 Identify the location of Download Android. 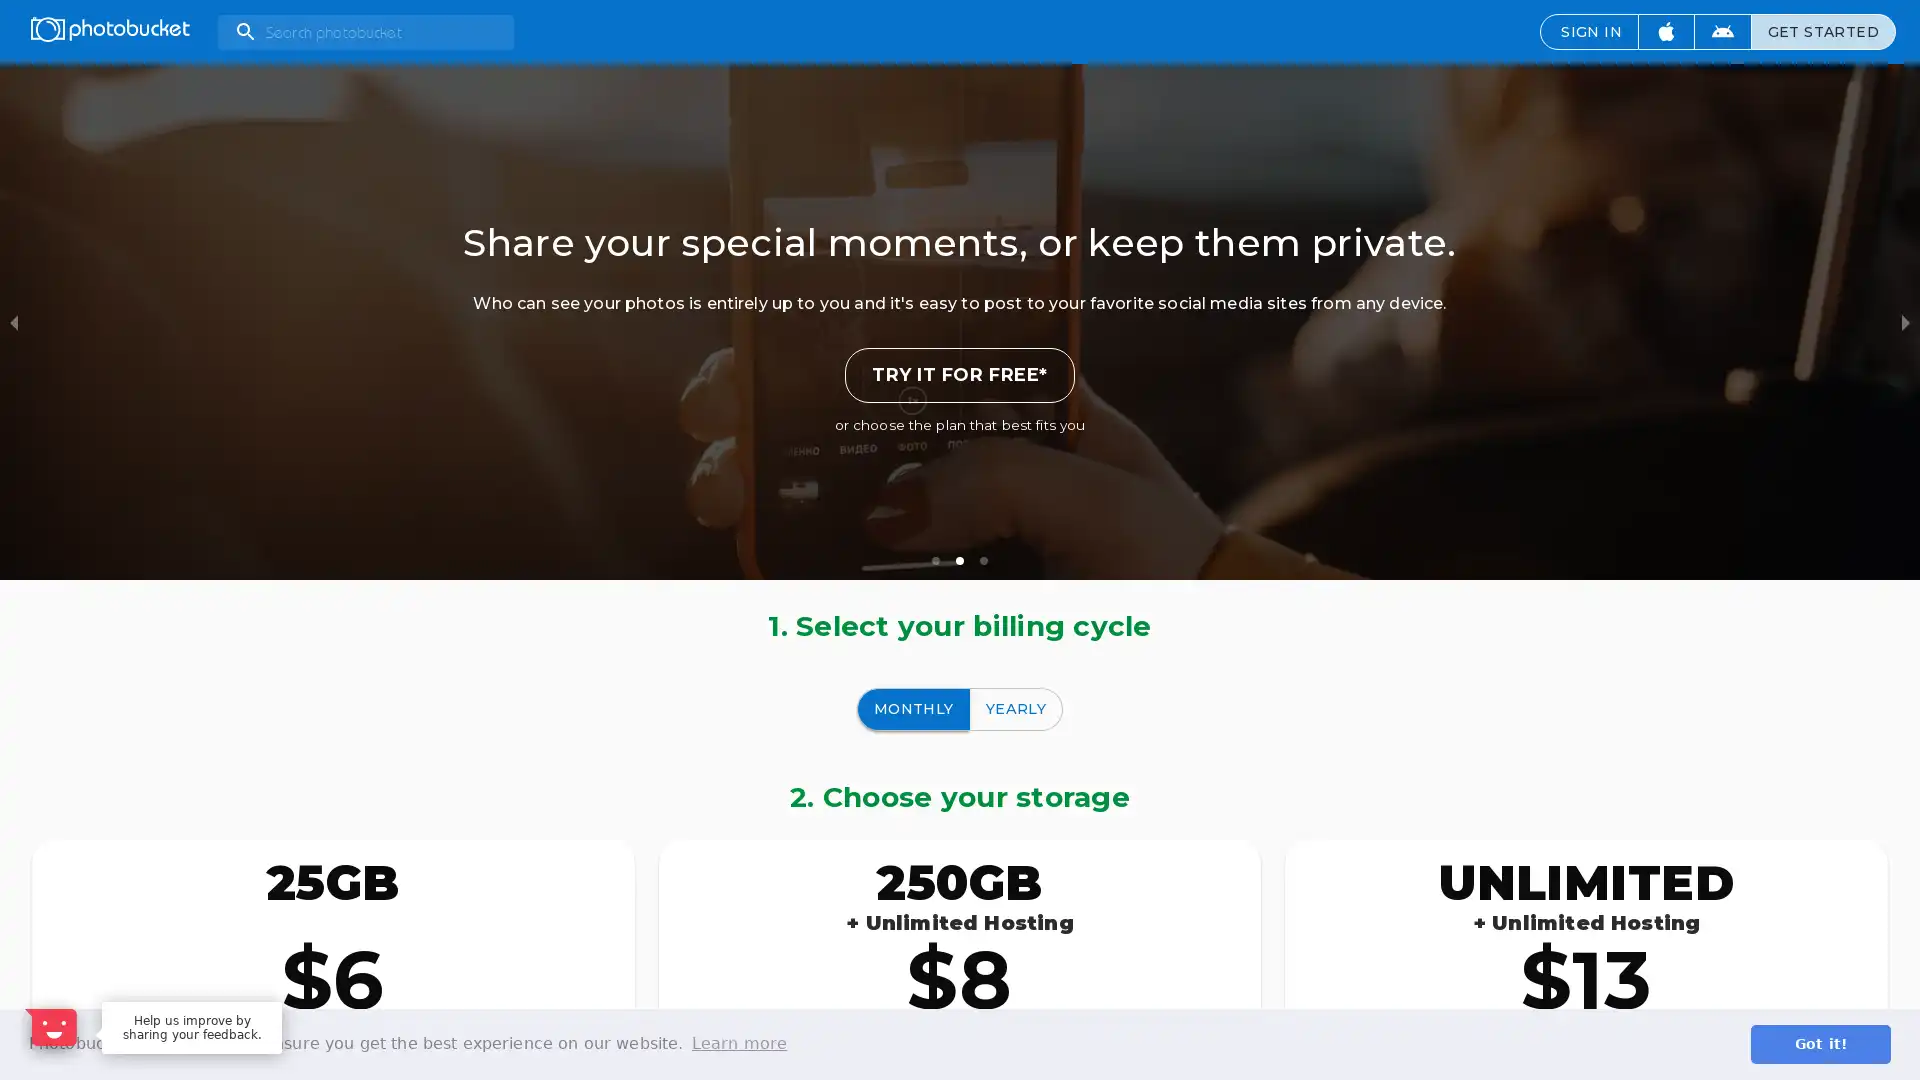
(1721, 31).